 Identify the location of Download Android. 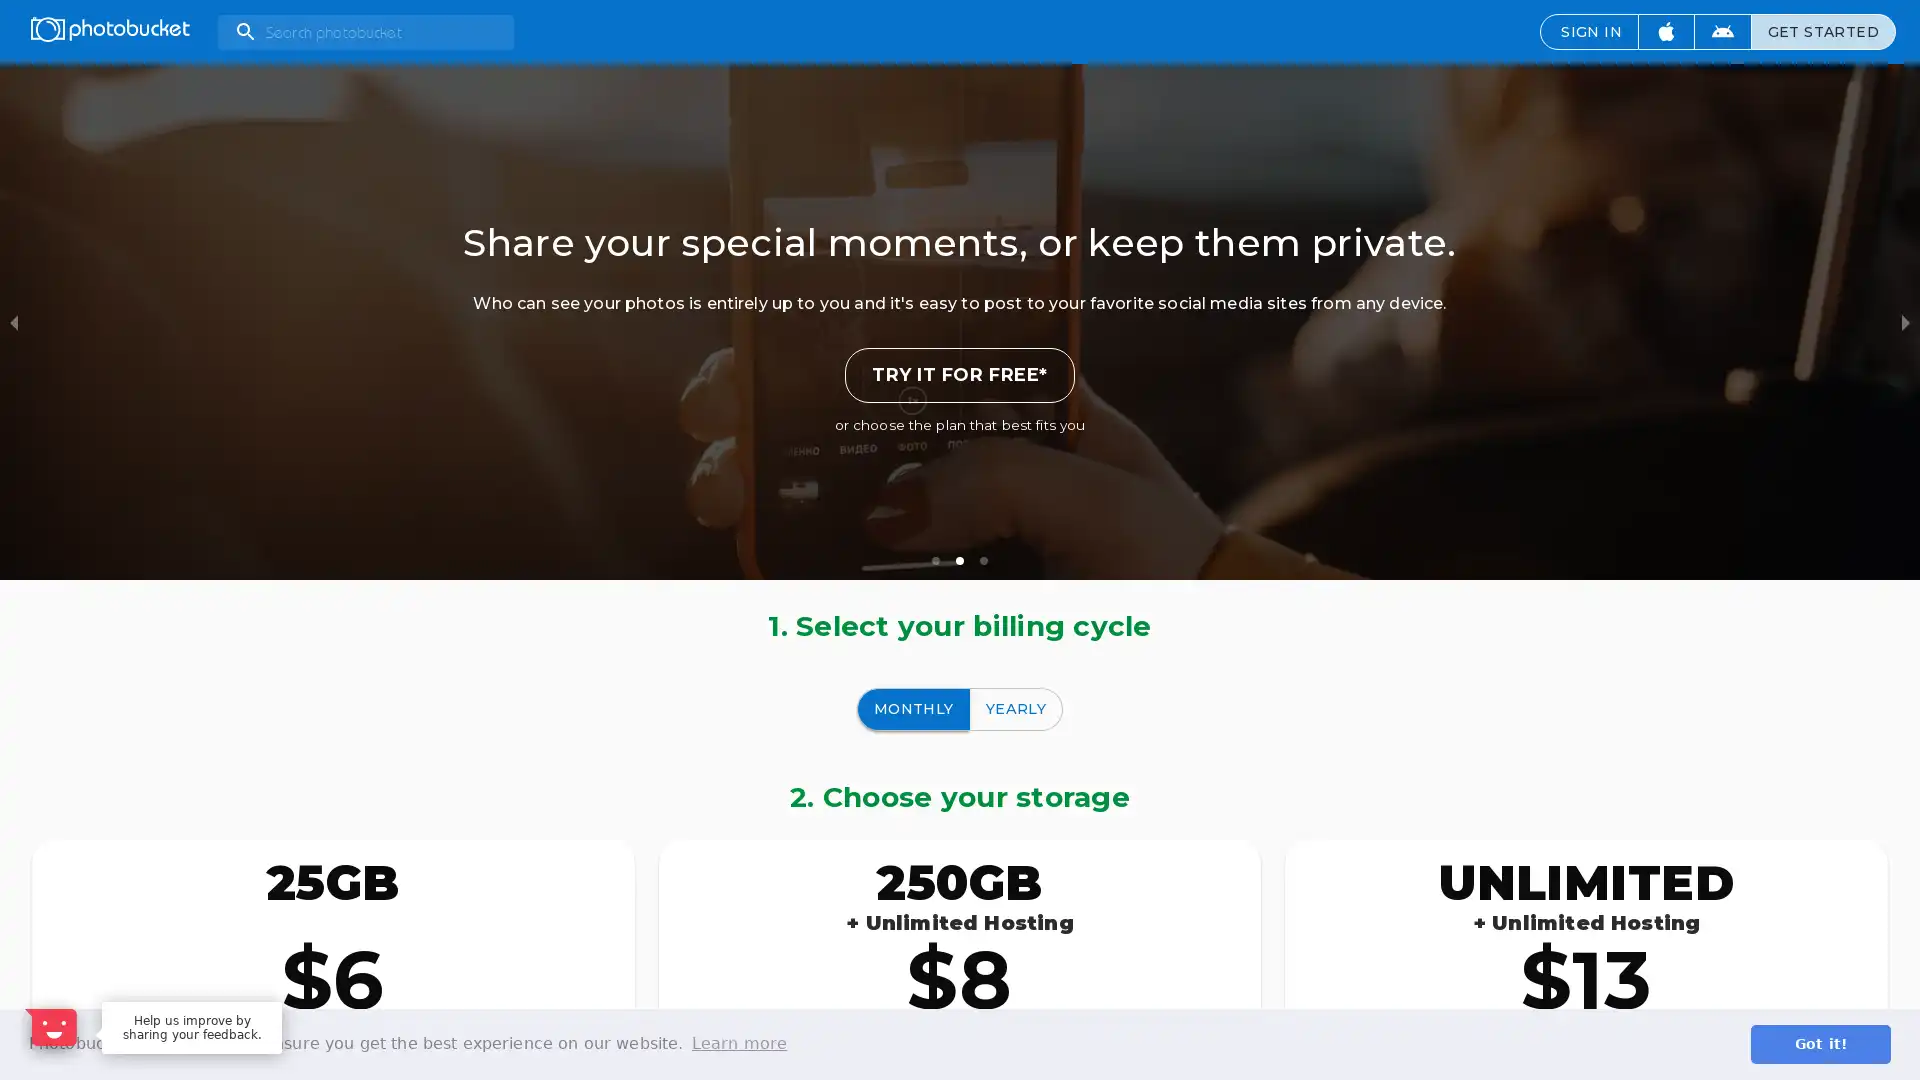
(1721, 31).